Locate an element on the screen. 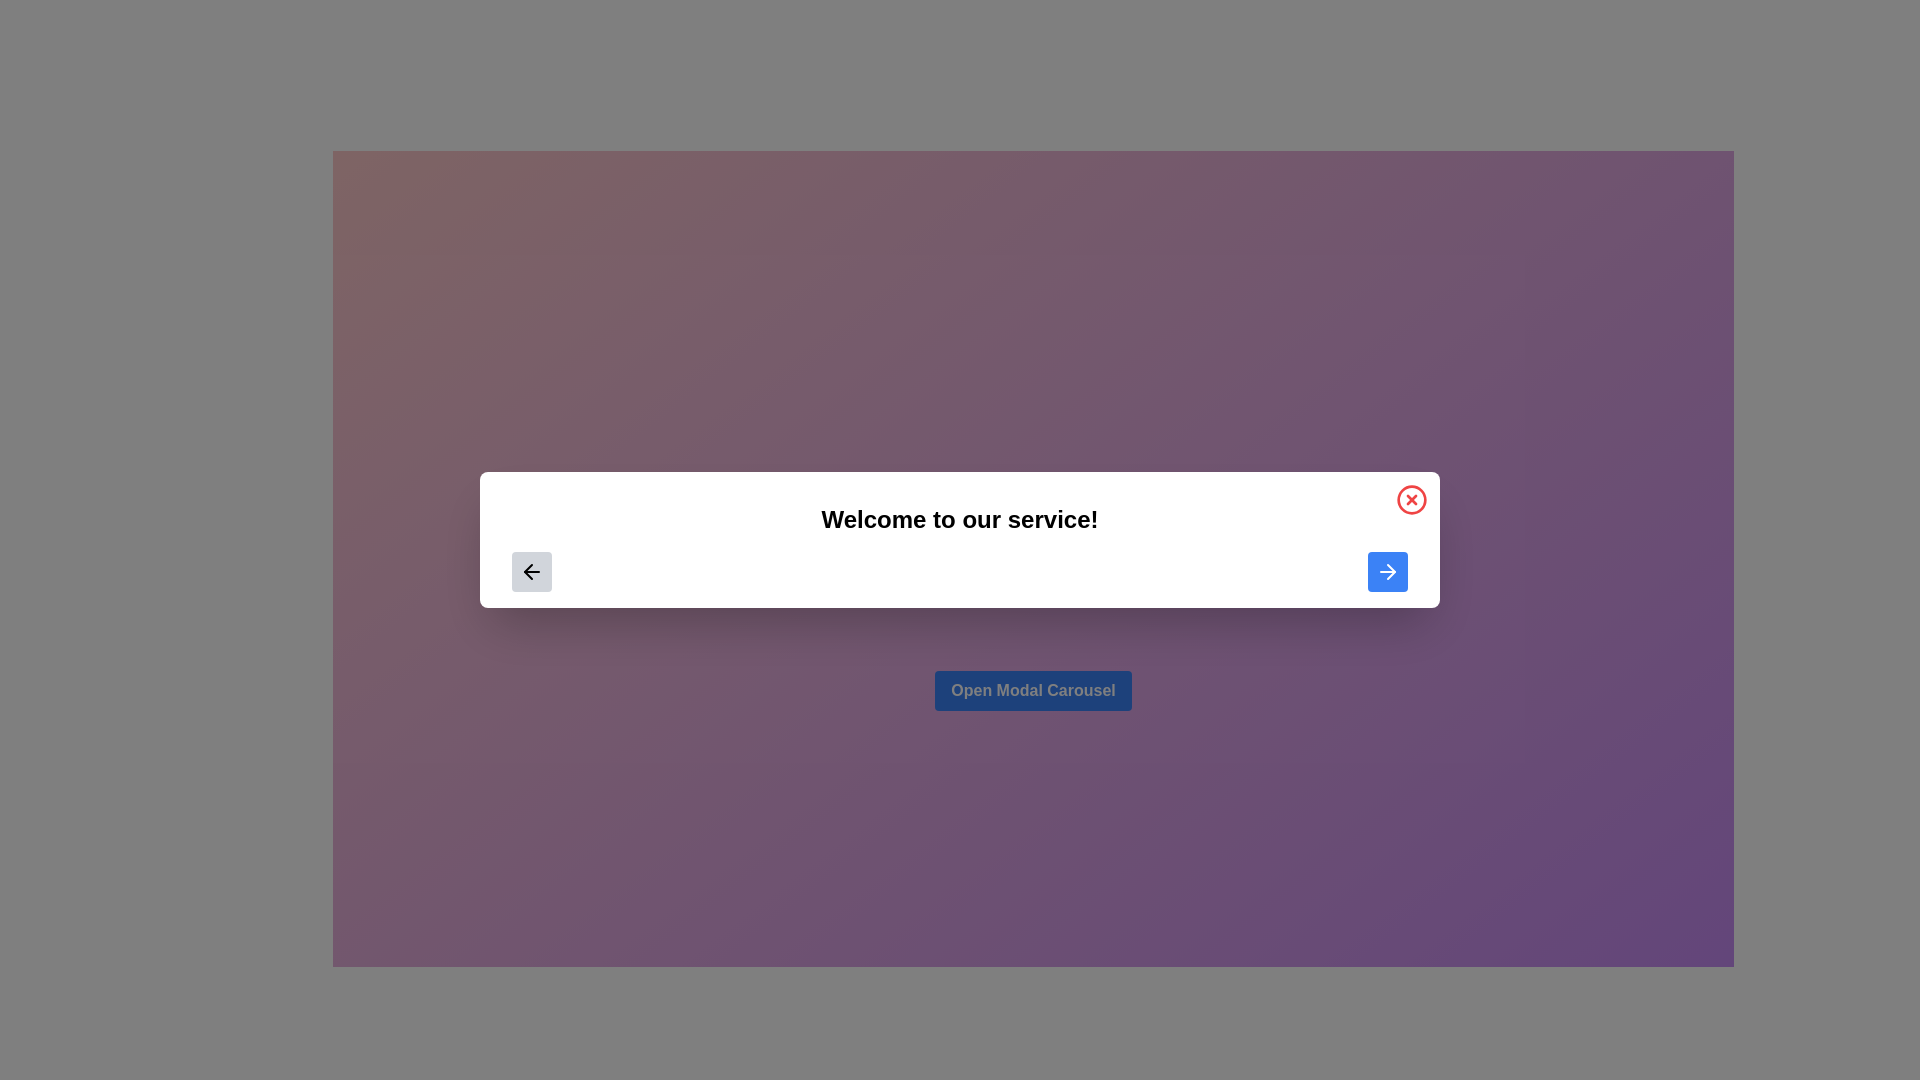  the close button located in the top-right corner of the dialog box is located at coordinates (1410, 499).